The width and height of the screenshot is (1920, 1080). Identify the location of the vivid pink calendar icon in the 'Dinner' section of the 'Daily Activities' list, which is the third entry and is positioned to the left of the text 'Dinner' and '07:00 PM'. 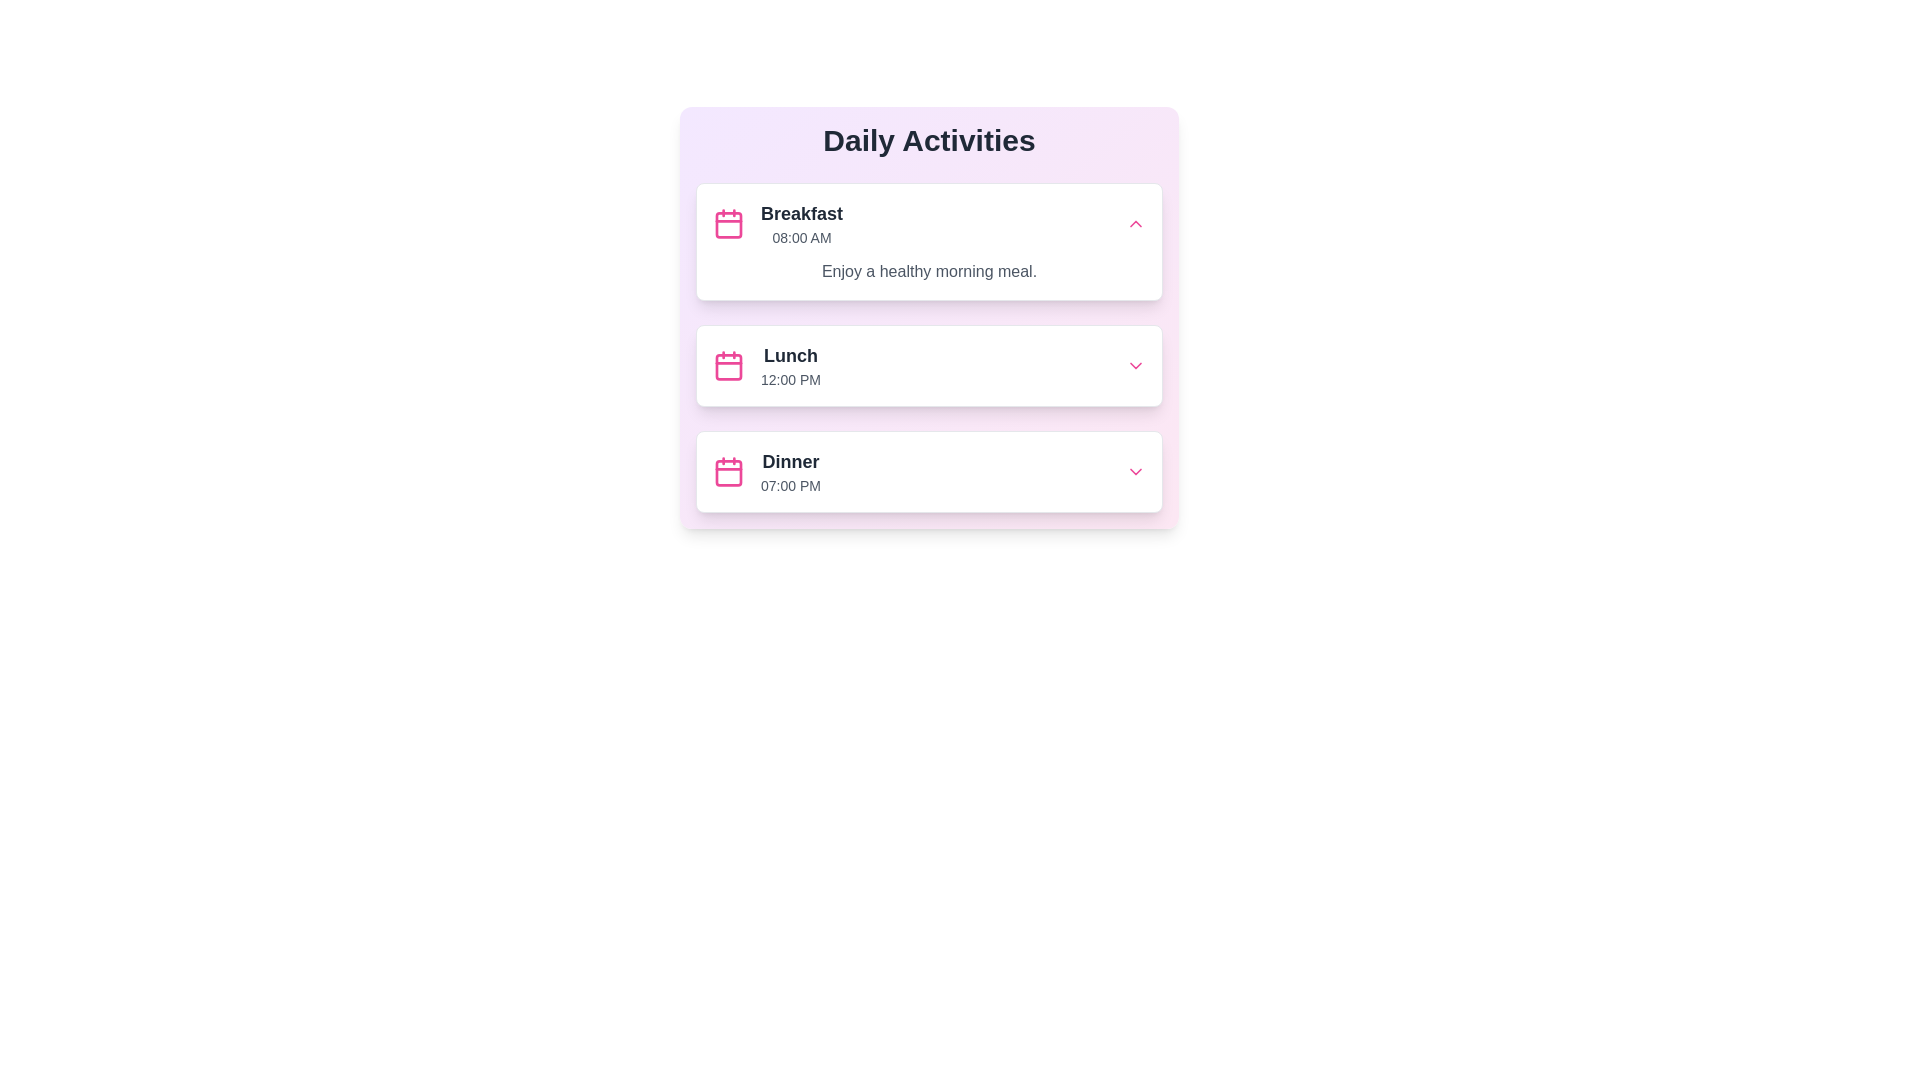
(728, 471).